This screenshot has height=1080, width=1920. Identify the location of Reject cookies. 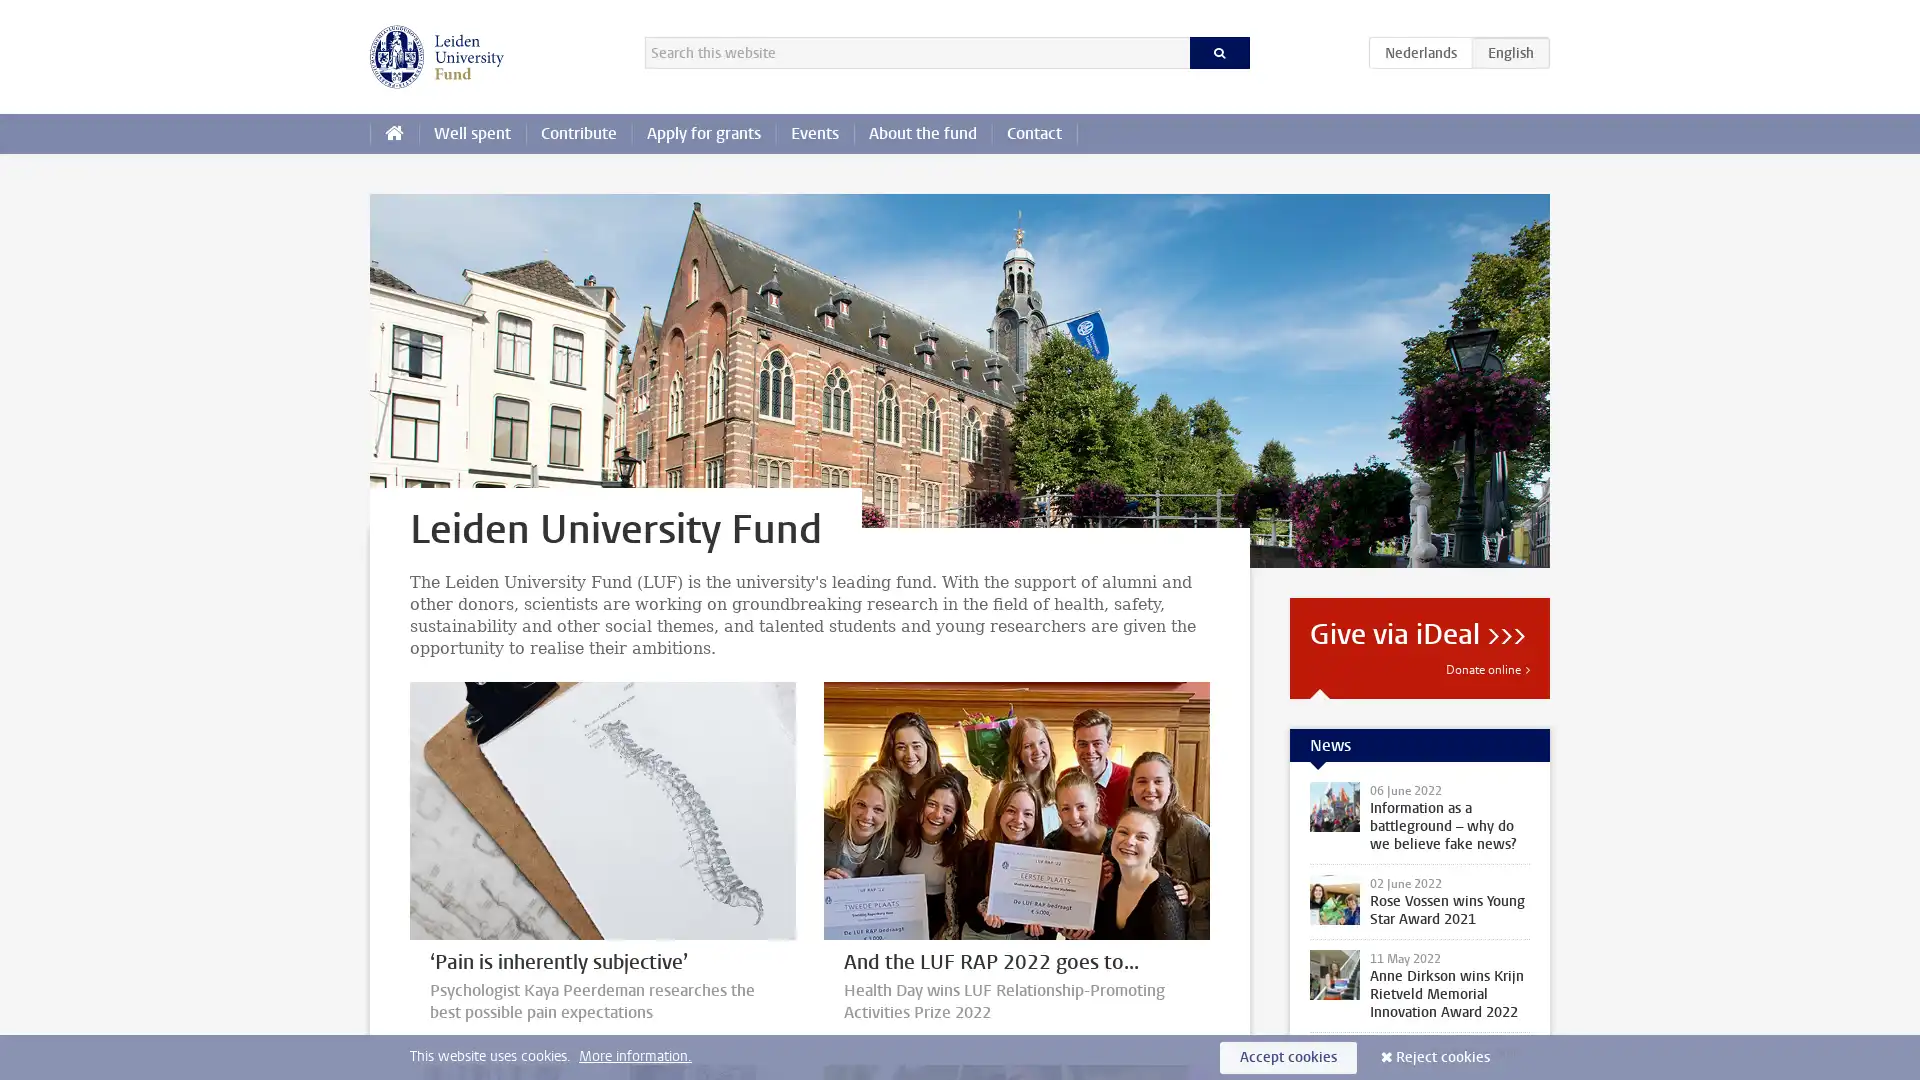
(1443, 1056).